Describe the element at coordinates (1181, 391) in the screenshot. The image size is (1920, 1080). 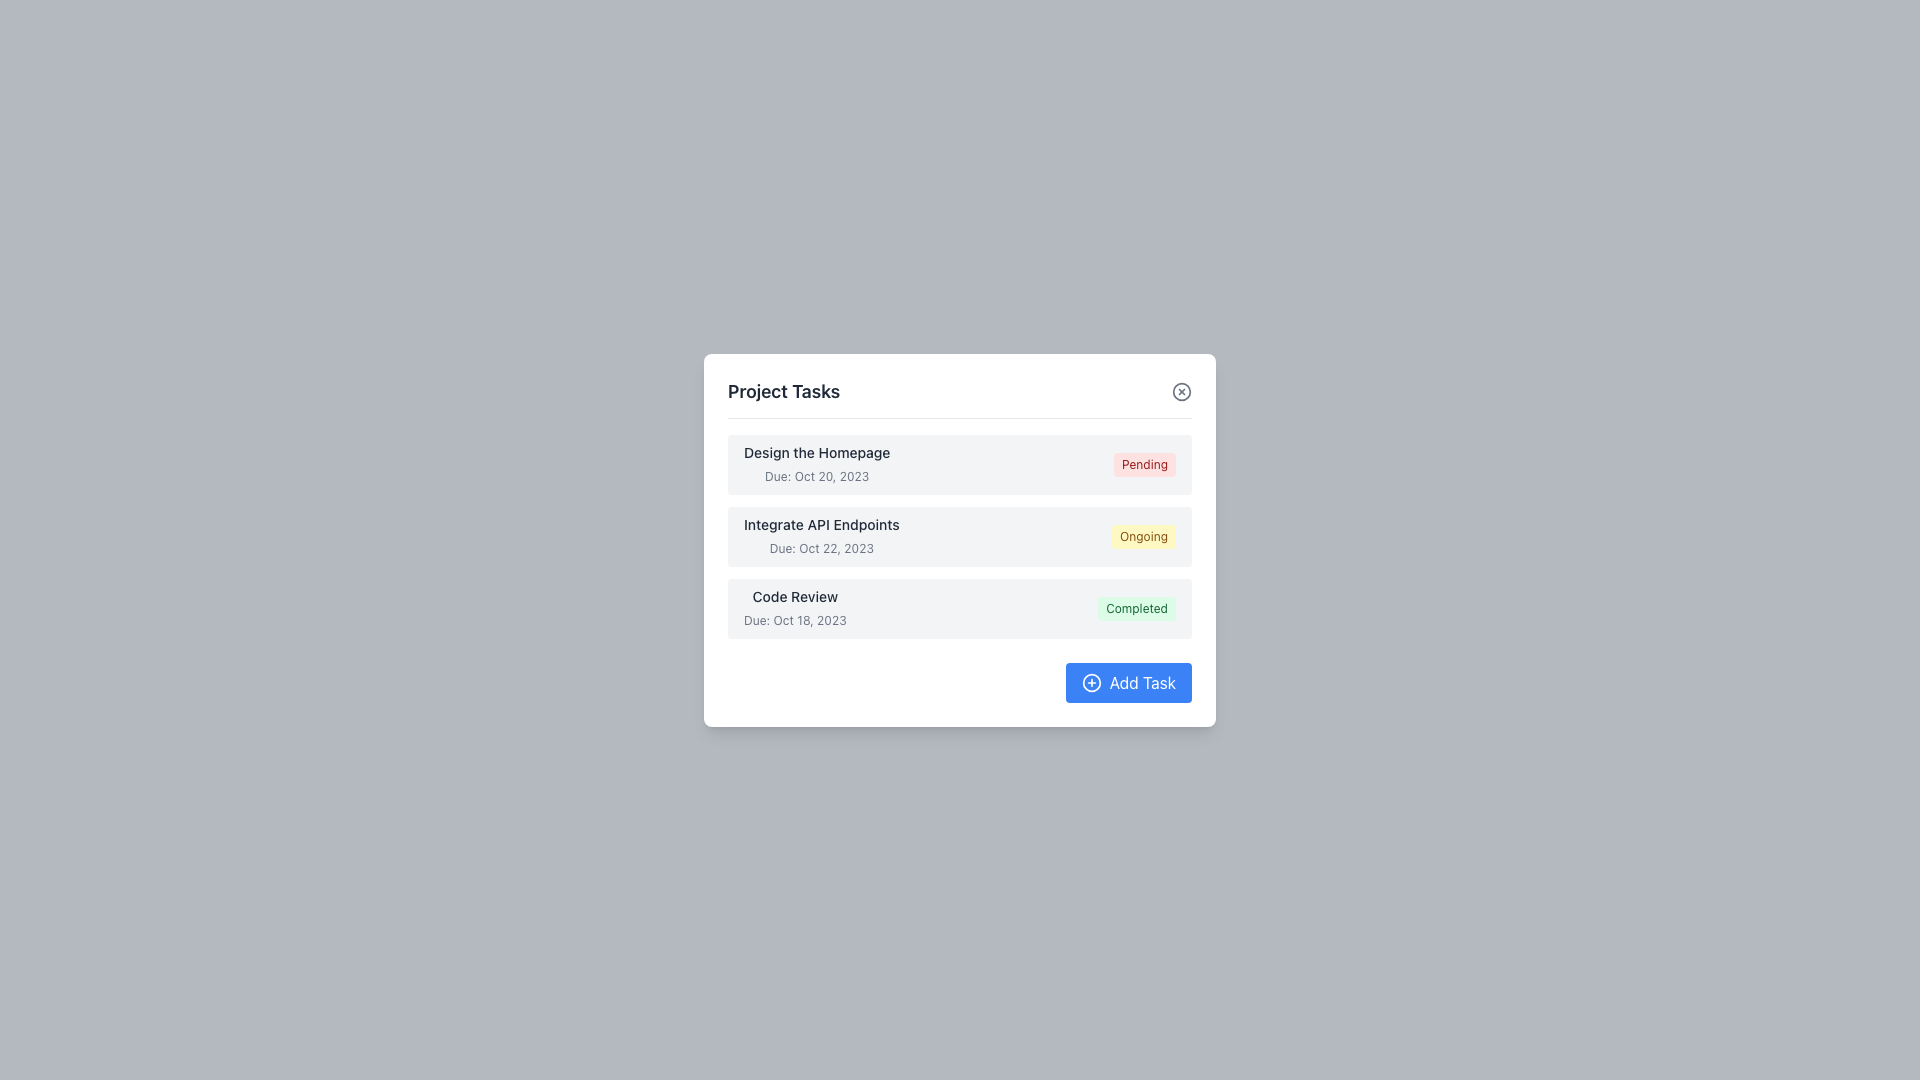
I see `the Circle vector graphic that is part of the close button in the top-right corner of the 'Project Tasks' card` at that location.